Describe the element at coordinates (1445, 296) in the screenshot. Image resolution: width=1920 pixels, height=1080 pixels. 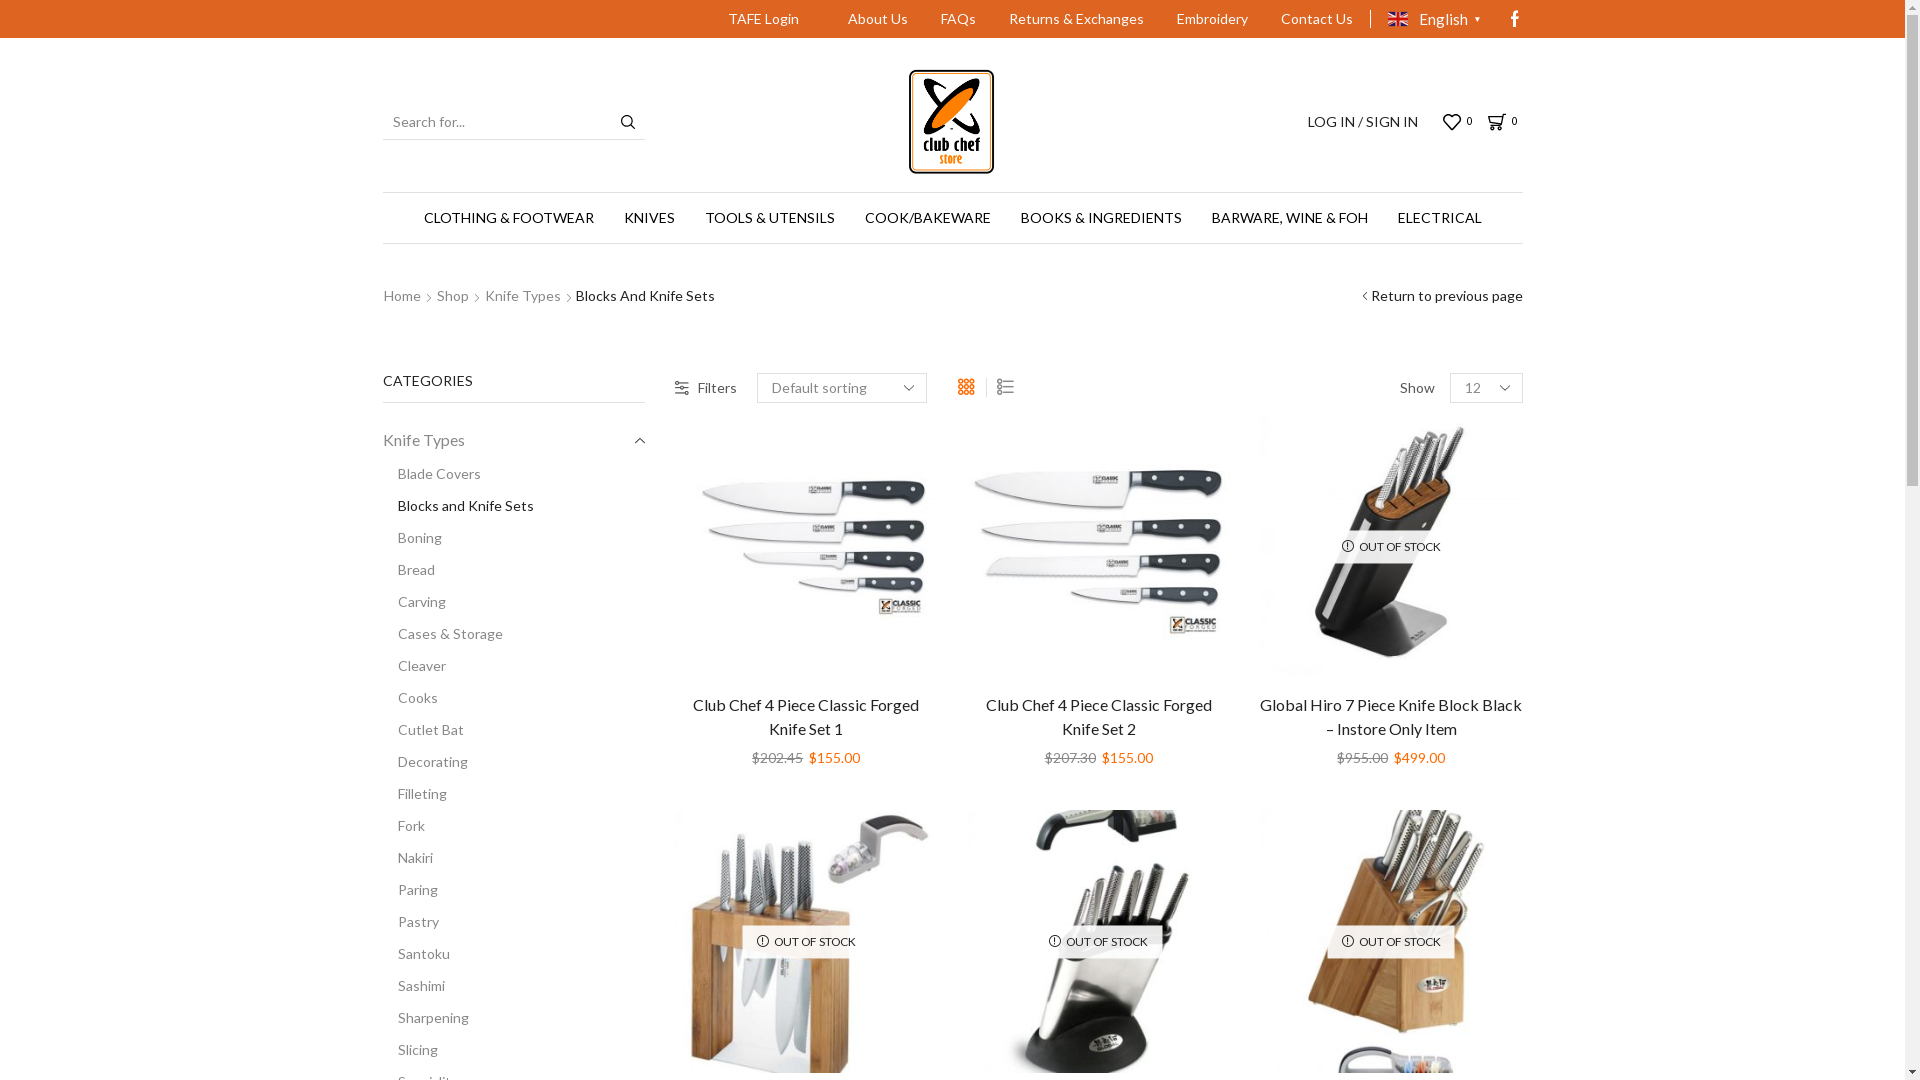
I see `'Return to previous page'` at that location.